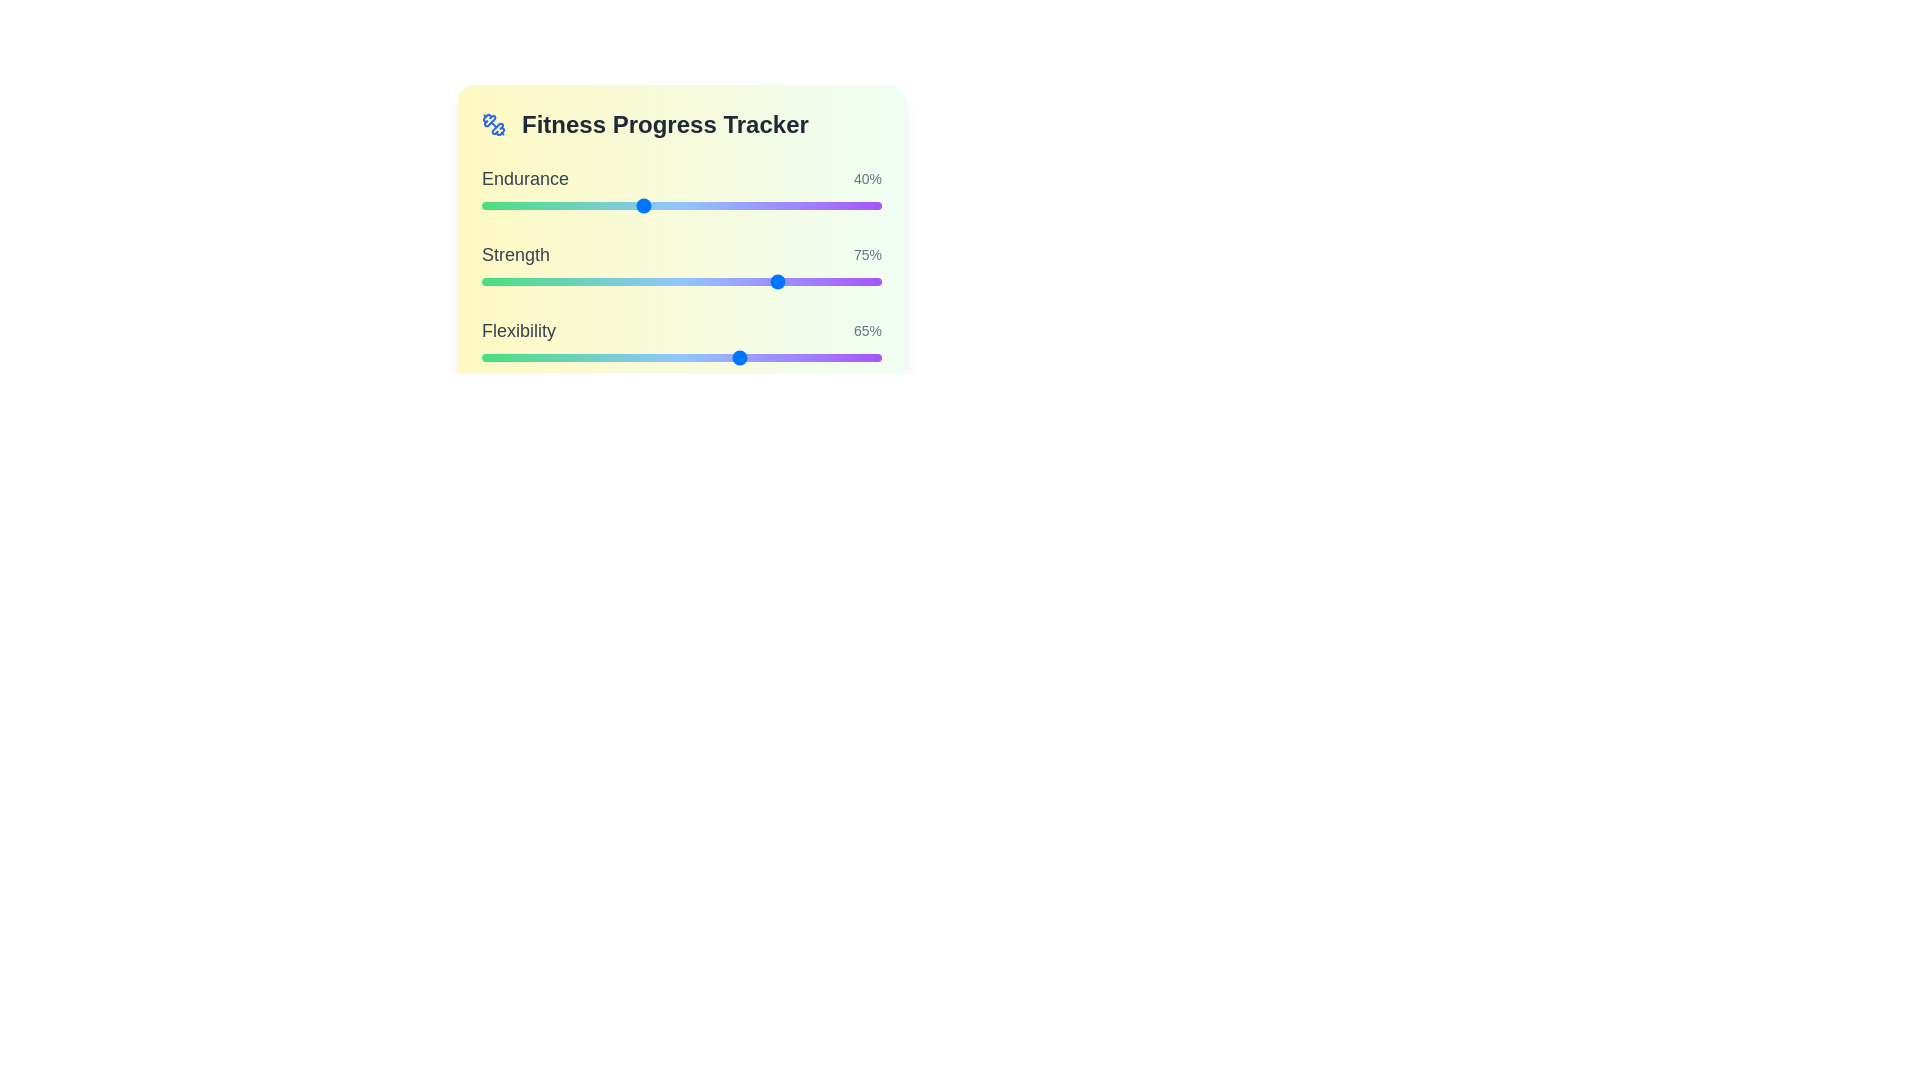 The height and width of the screenshot is (1080, 1920). Describe the element at coordinates (498, 129) in the screenshot. I see `the decorative dumbbell icon located at the top-left corner of the Fitness Progress Tracker interface, next to the title text` at that location.